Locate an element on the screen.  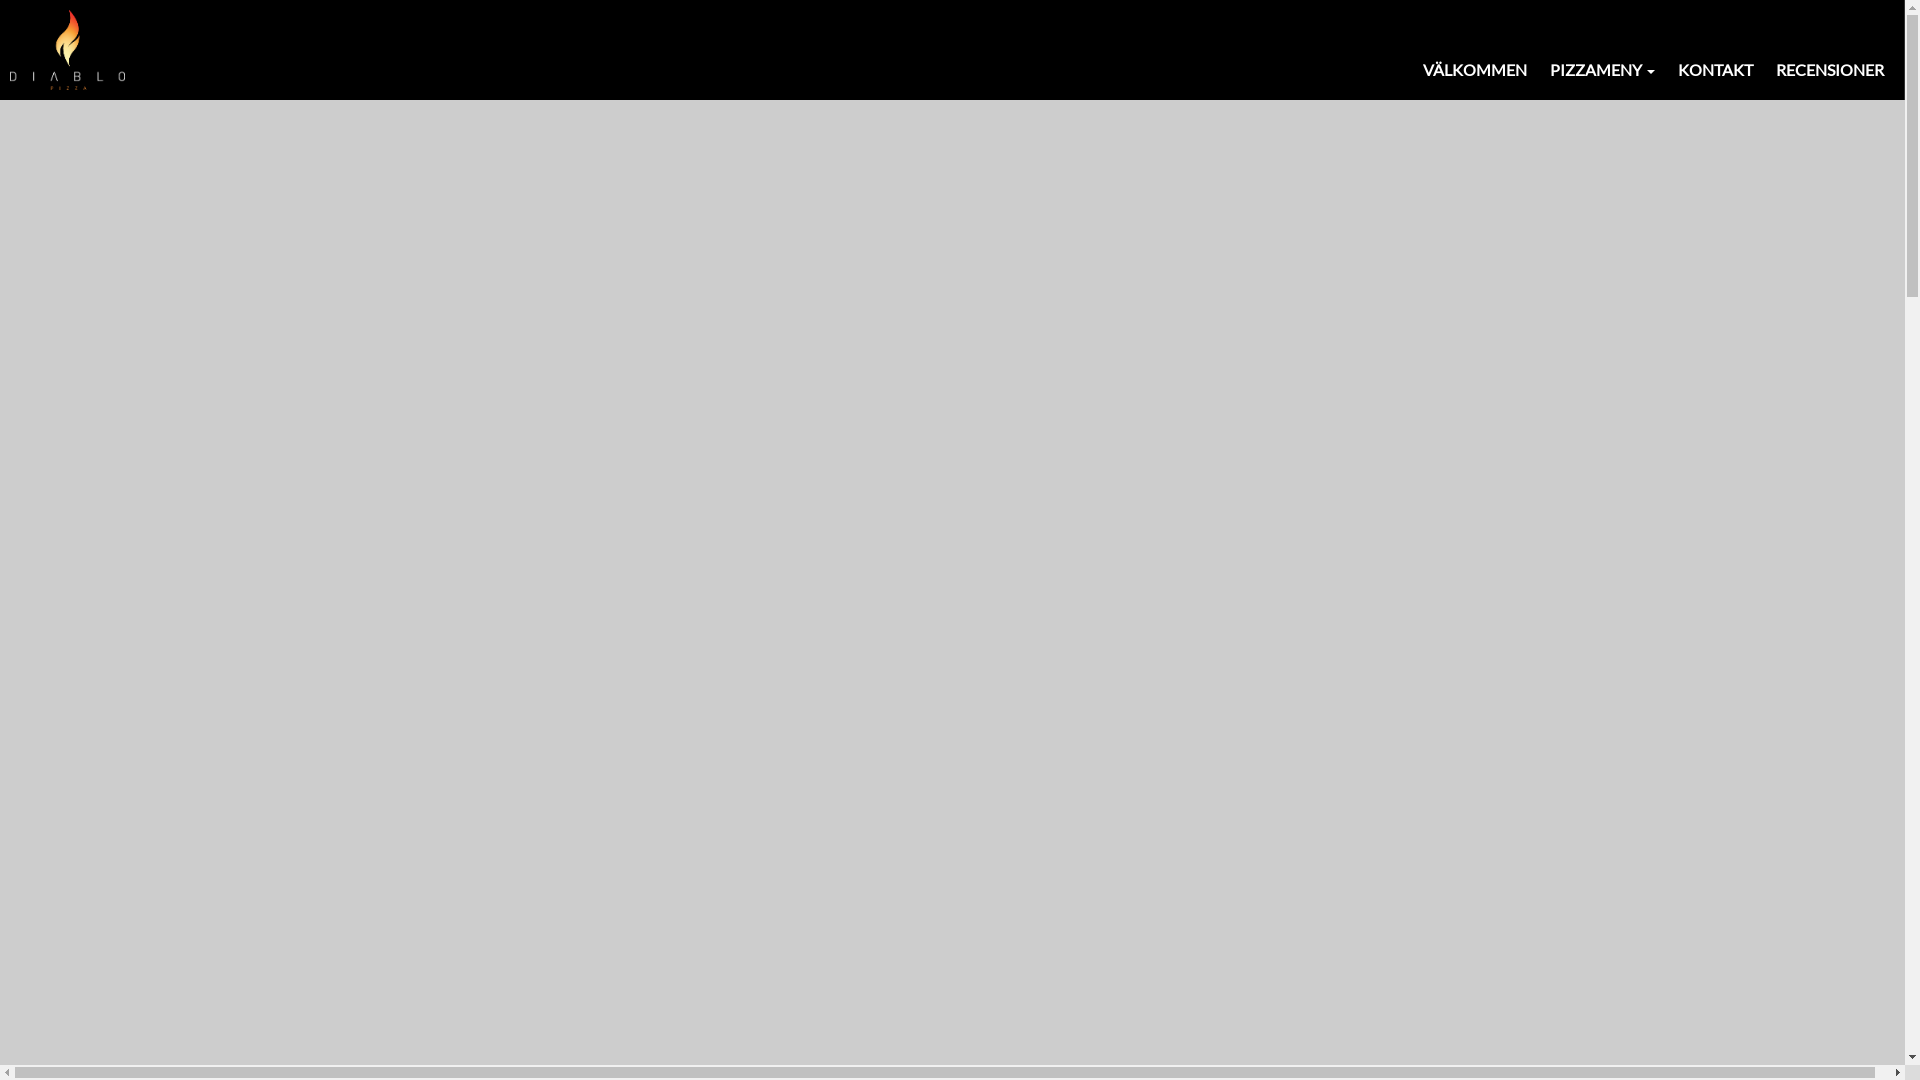
'RECENSIONER' is located at coordinates (1829, 69).